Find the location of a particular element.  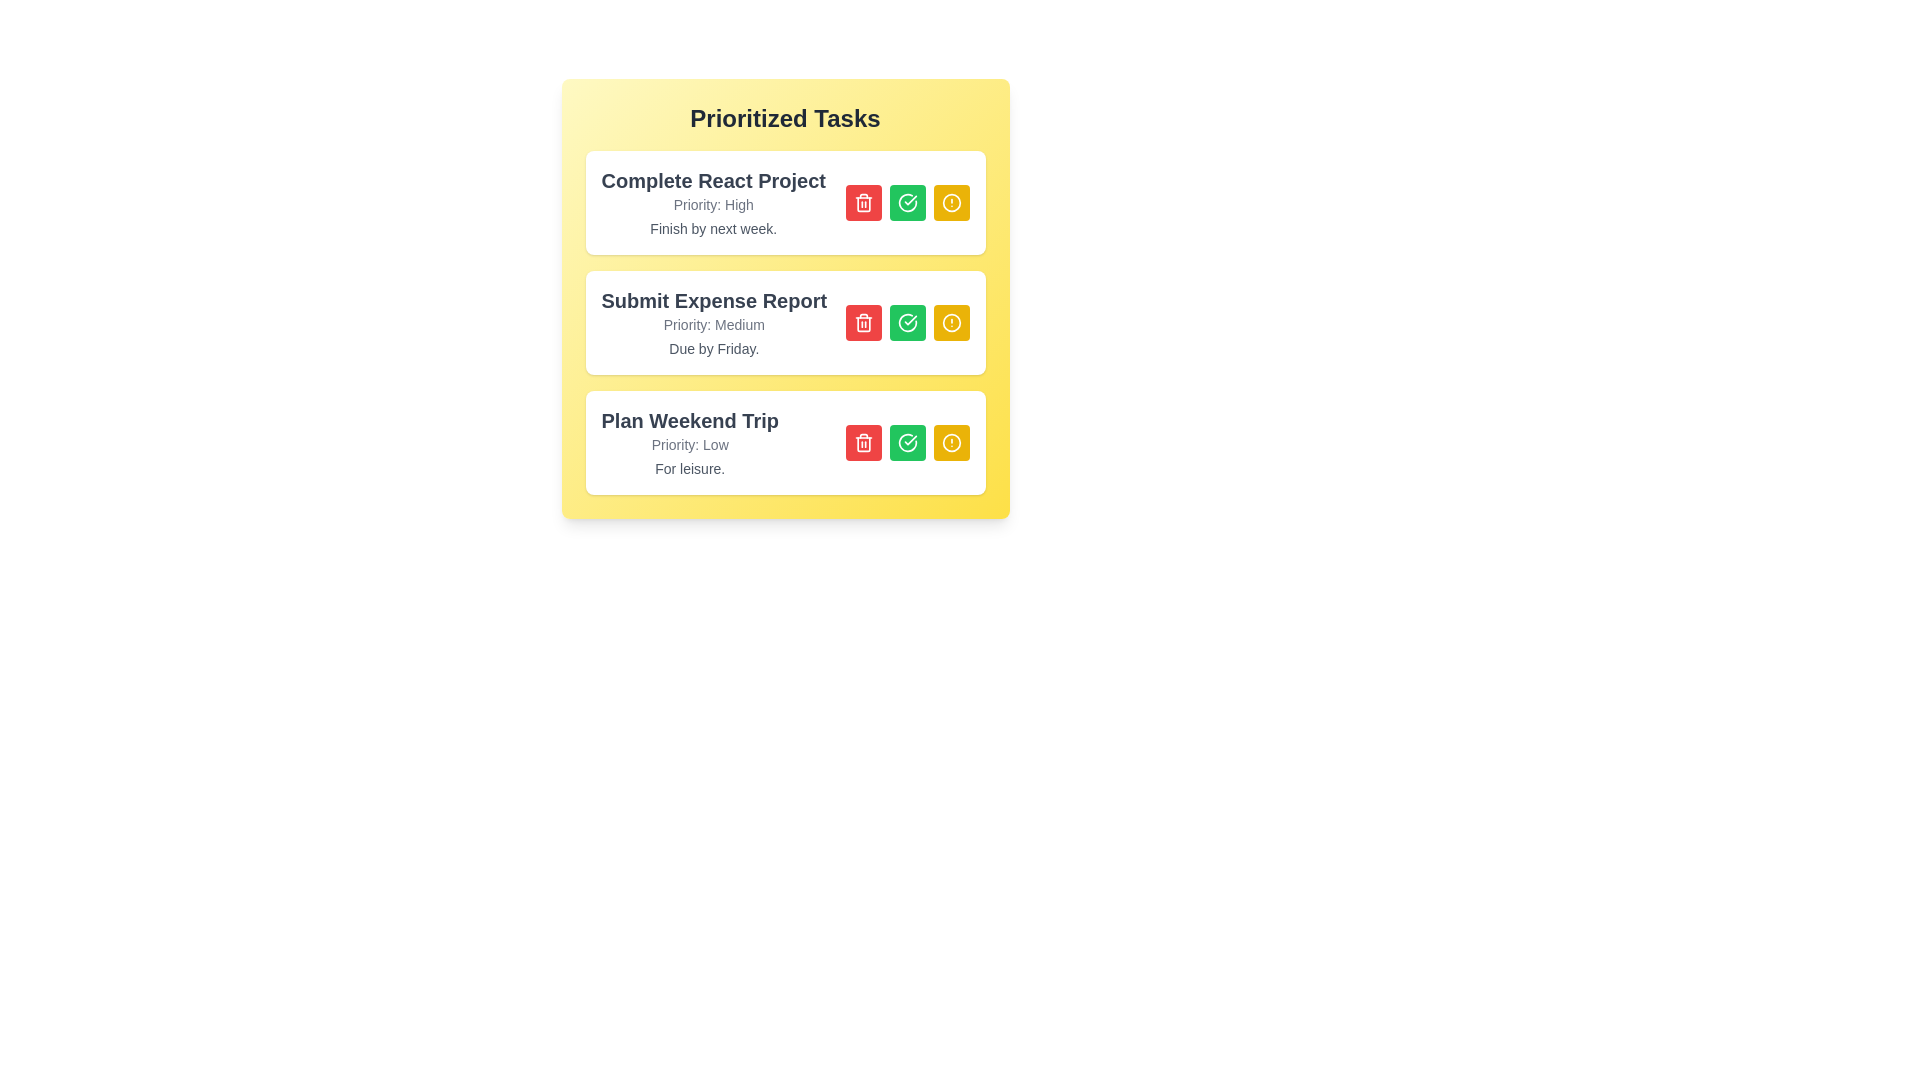

alert button for the task titled 'Complete React Project' is located at coordinates (950, 203).